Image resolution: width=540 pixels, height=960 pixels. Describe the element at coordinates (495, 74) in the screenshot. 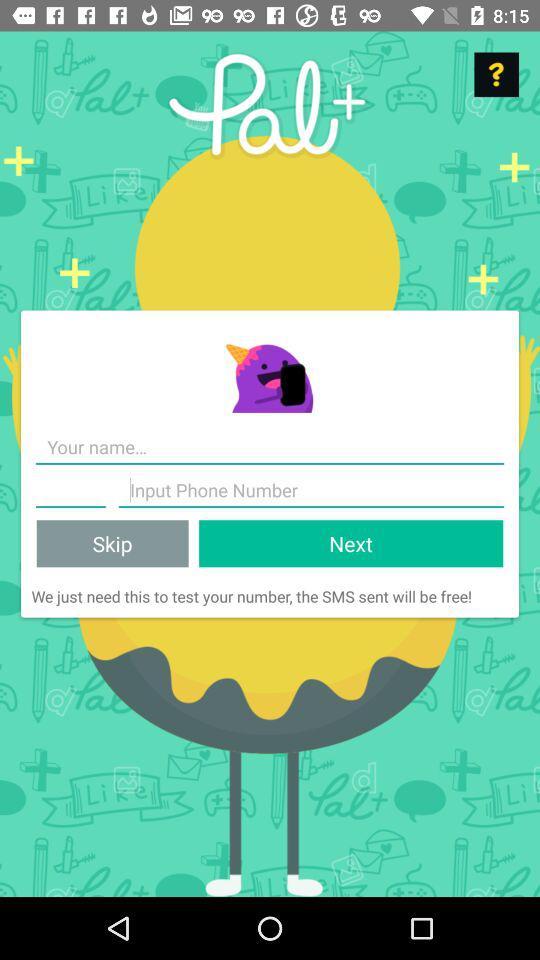

I see `the help icon` at that location.